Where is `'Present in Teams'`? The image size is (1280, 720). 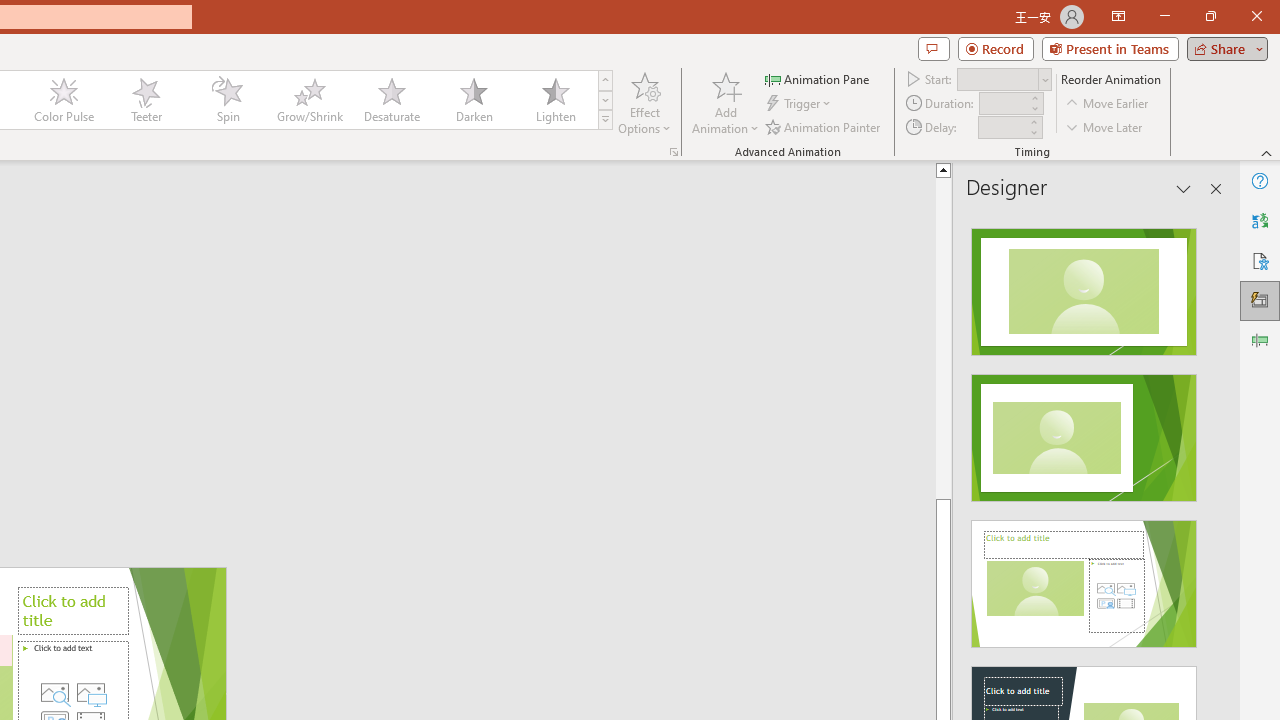
'Present in Teams' is located at coordinates (1109, 47).